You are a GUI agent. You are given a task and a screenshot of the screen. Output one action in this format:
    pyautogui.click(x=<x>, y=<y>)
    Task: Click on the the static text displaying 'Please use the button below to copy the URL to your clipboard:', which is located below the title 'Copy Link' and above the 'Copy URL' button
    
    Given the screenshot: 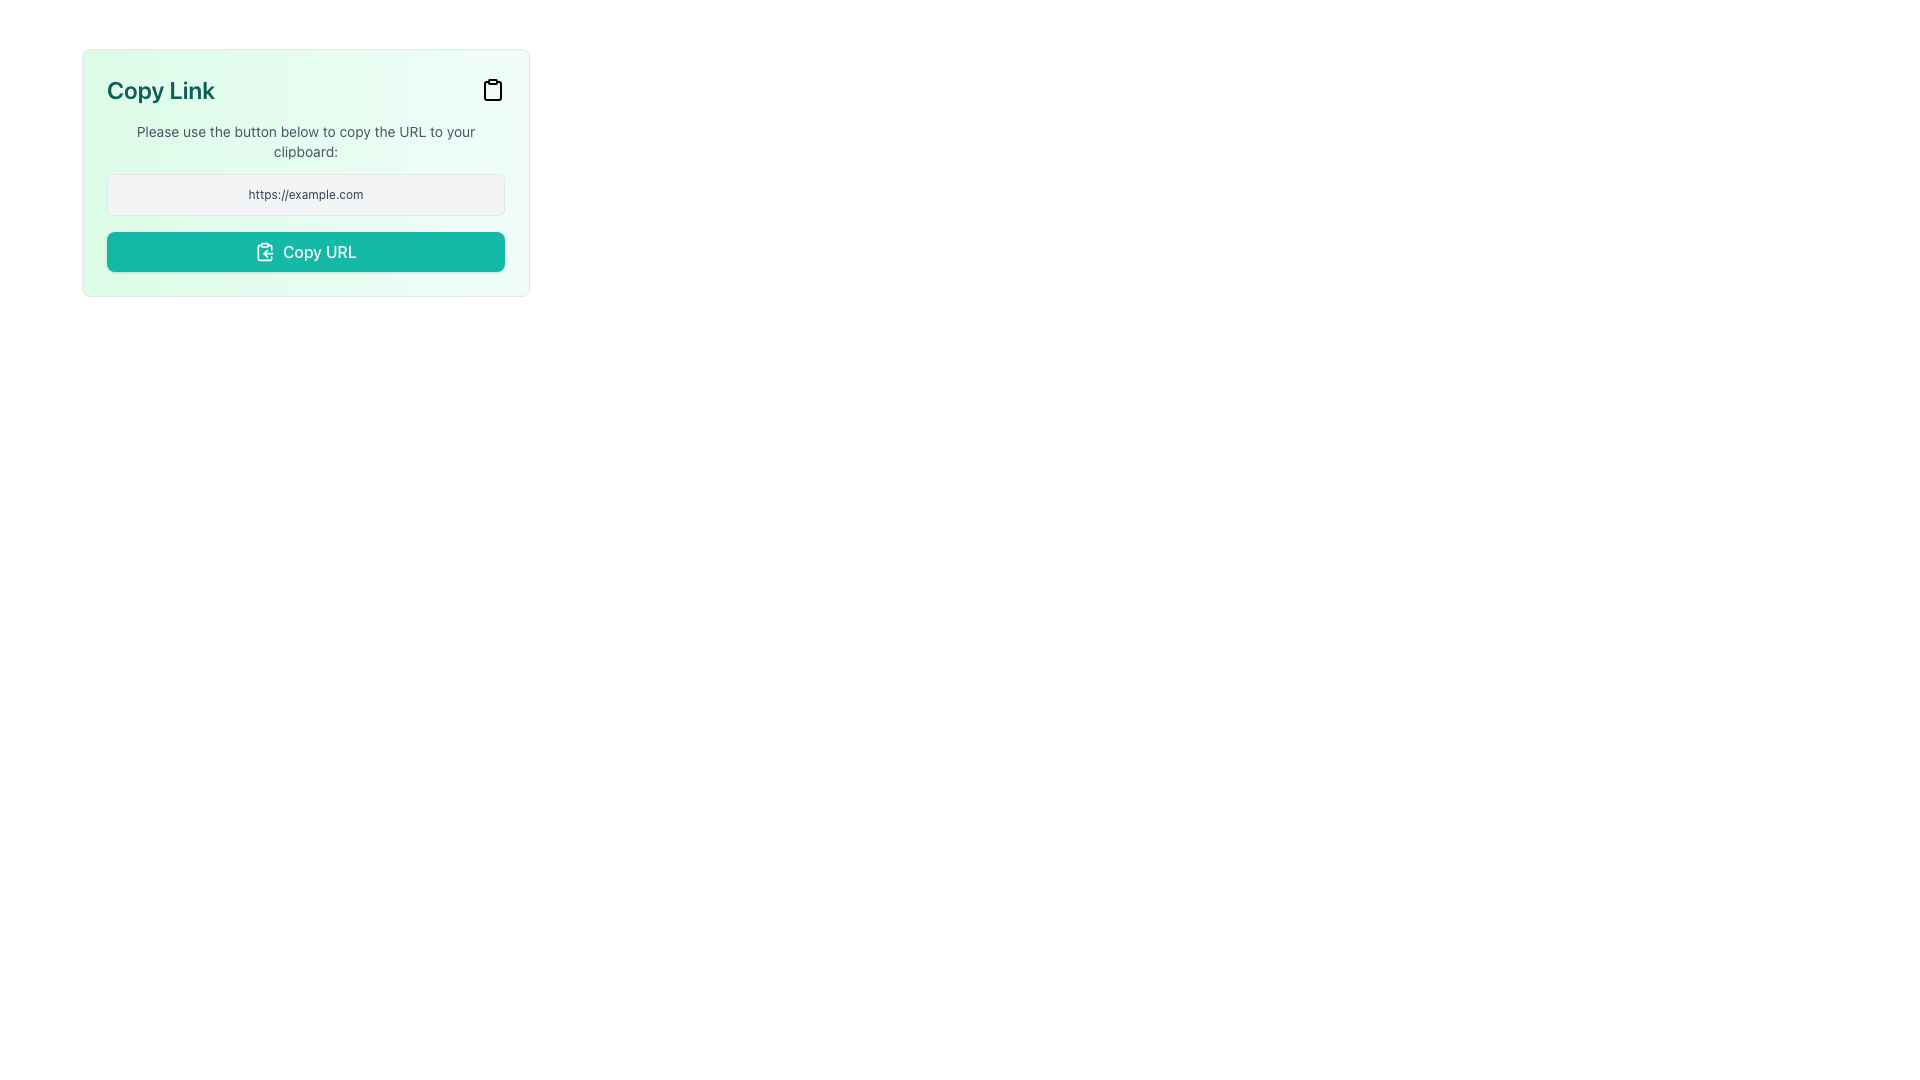 What is the action you would take?
    pyautogui.click(x=305, y=141)
    